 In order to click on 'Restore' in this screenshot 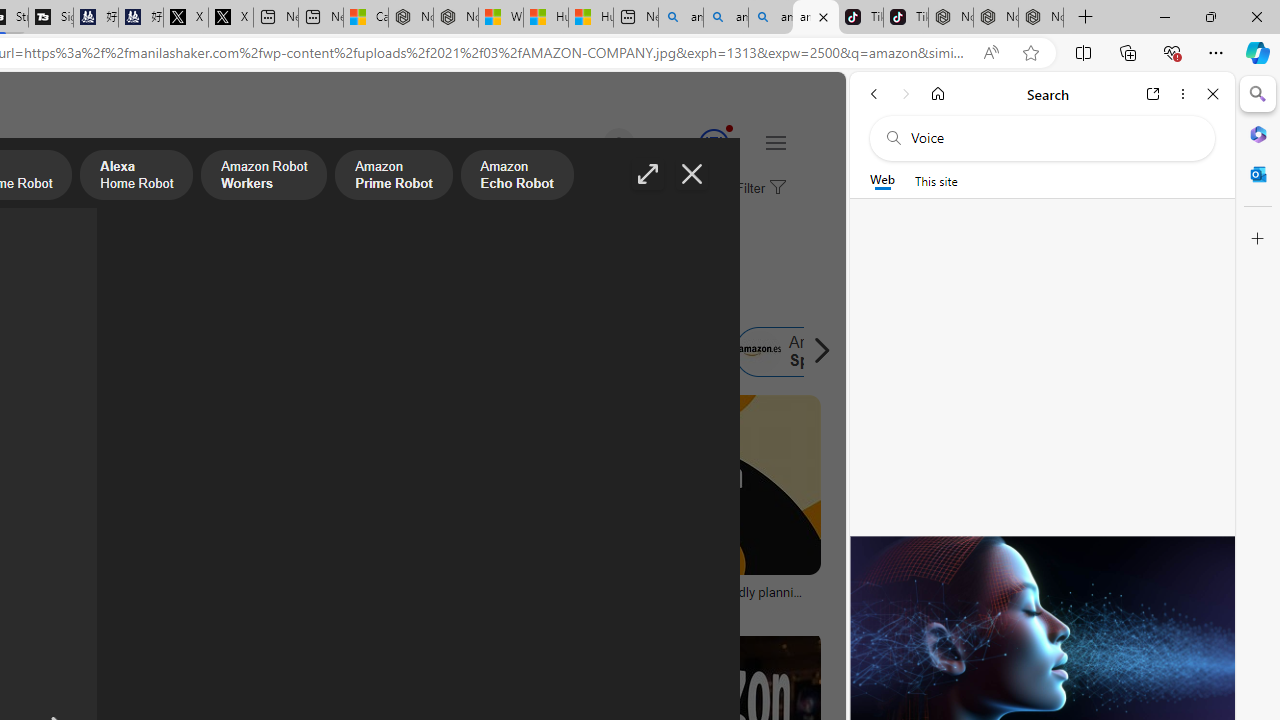, I will do `click(1209, 16)`.